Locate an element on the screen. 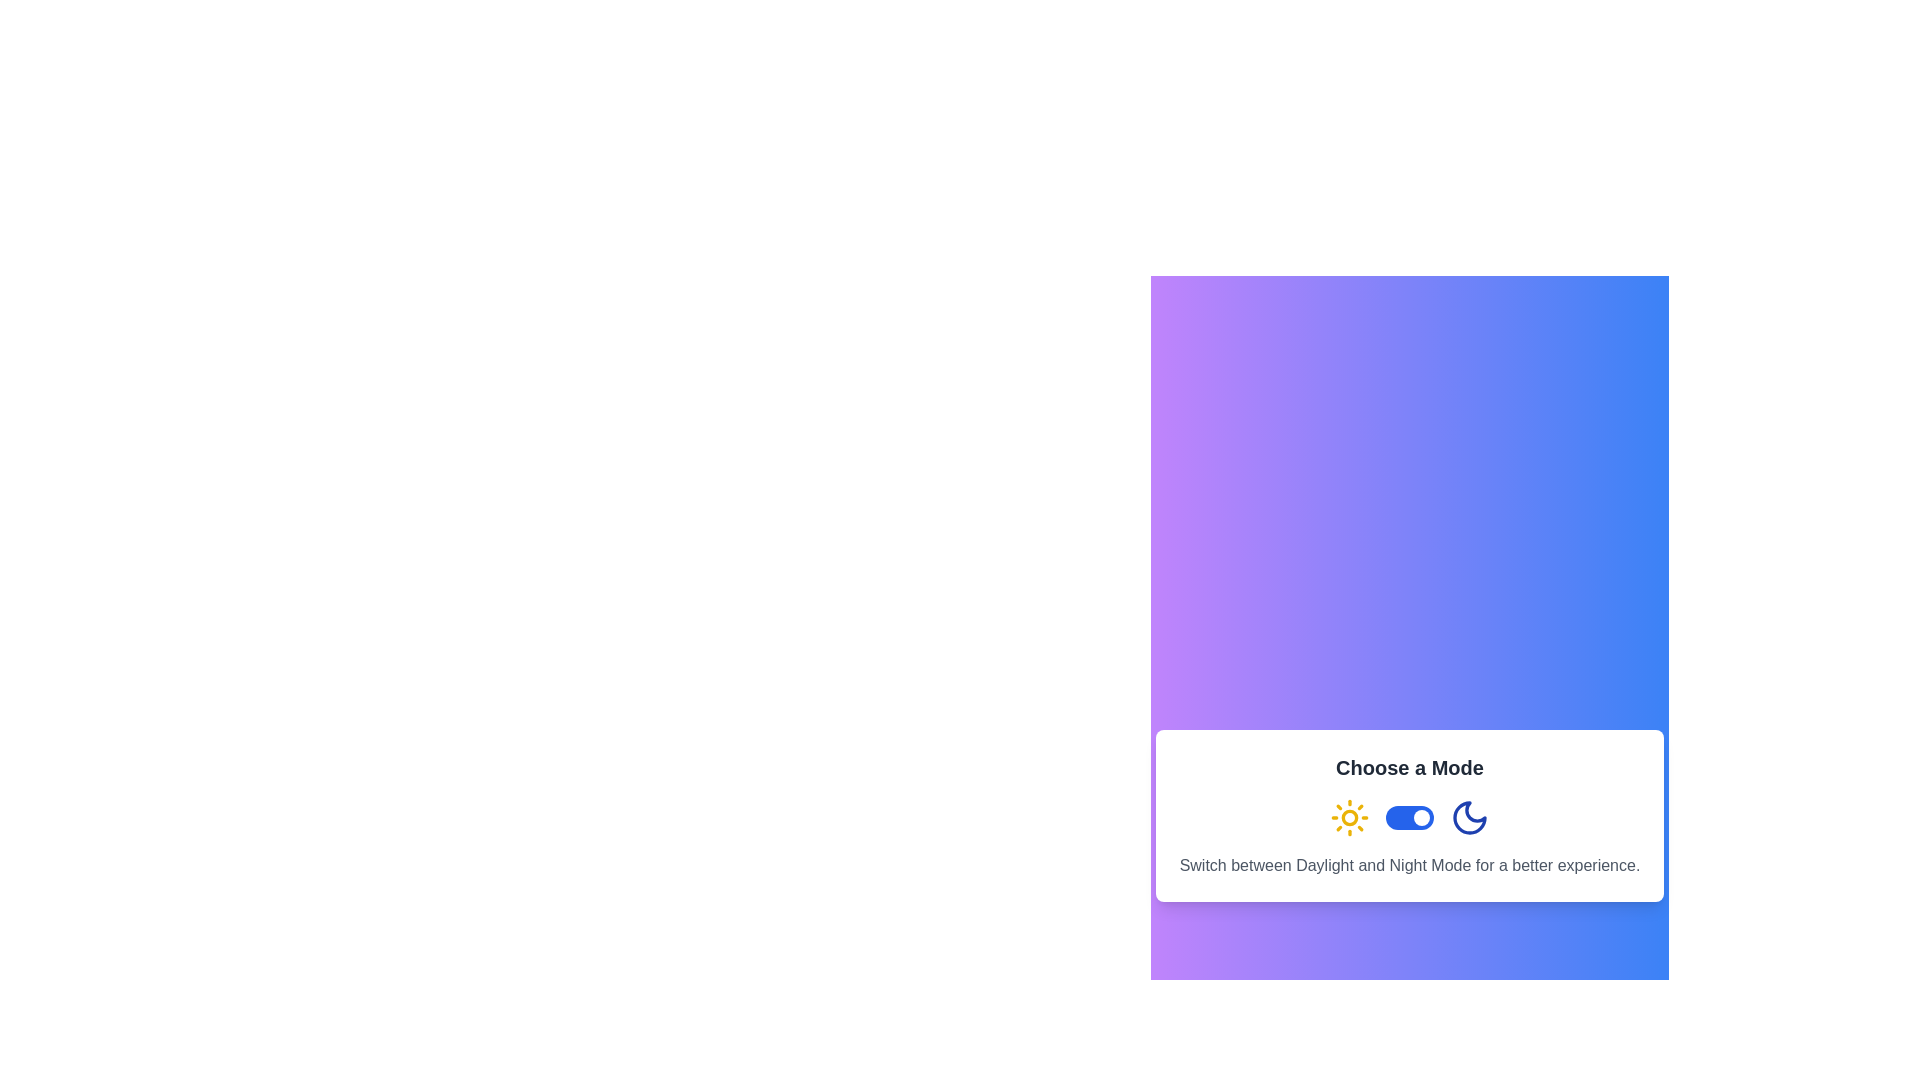 The width and height of the screenshot is (1920, 1080). the daylight mode icon located in the center-left position of the horizontally arranged group, which is below the heading 'Choose a Mode' is located at coordinates (1349, 817).